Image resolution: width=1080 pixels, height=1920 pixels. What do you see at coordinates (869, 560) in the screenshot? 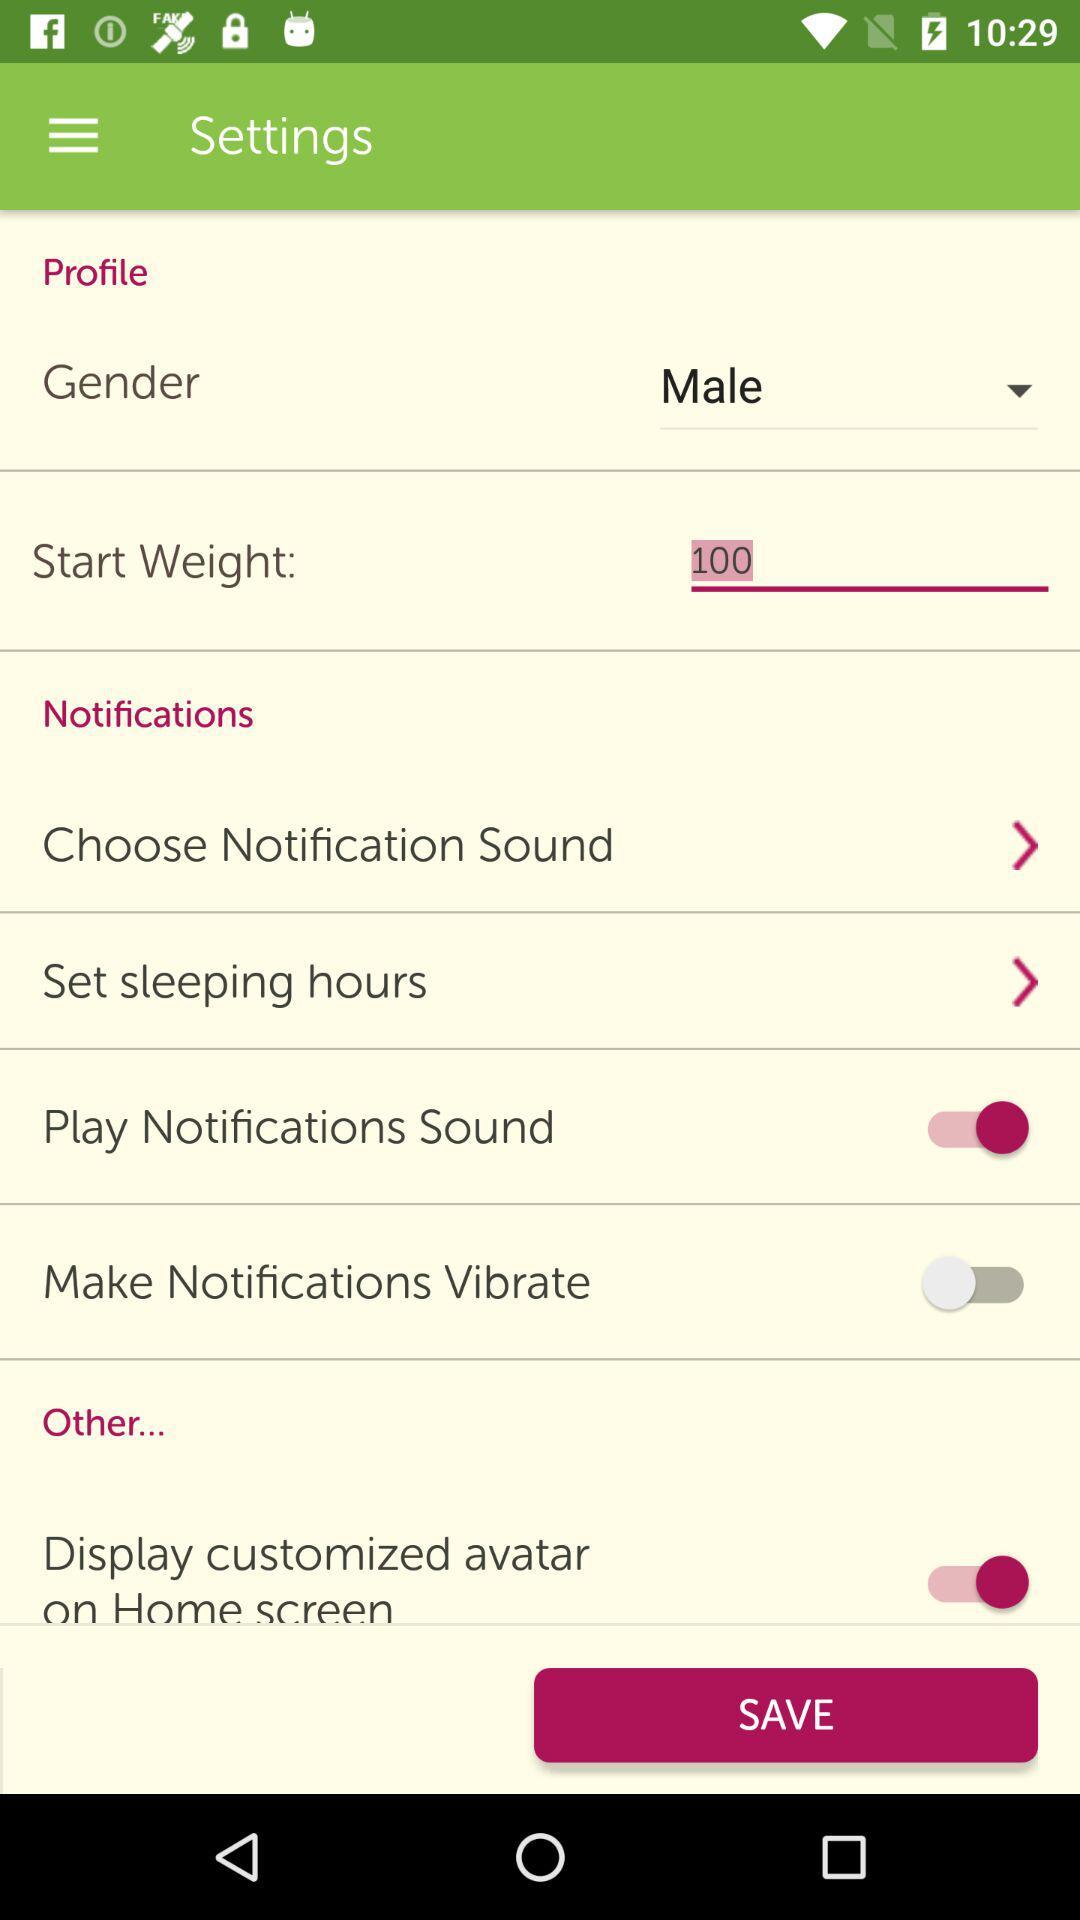
I see `the item above the notifications icon` at bounding box center [869, 560].